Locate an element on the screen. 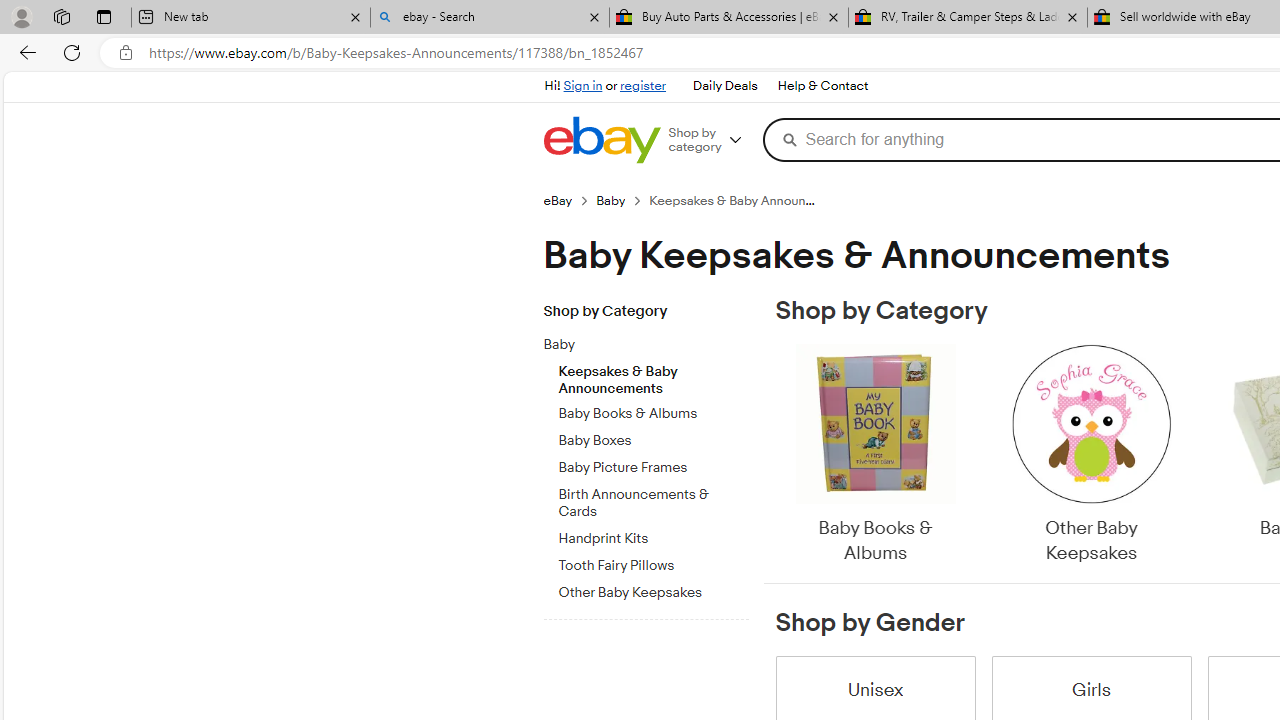  'Birth Announcements & Cards' is located at coordinates (653, 502).